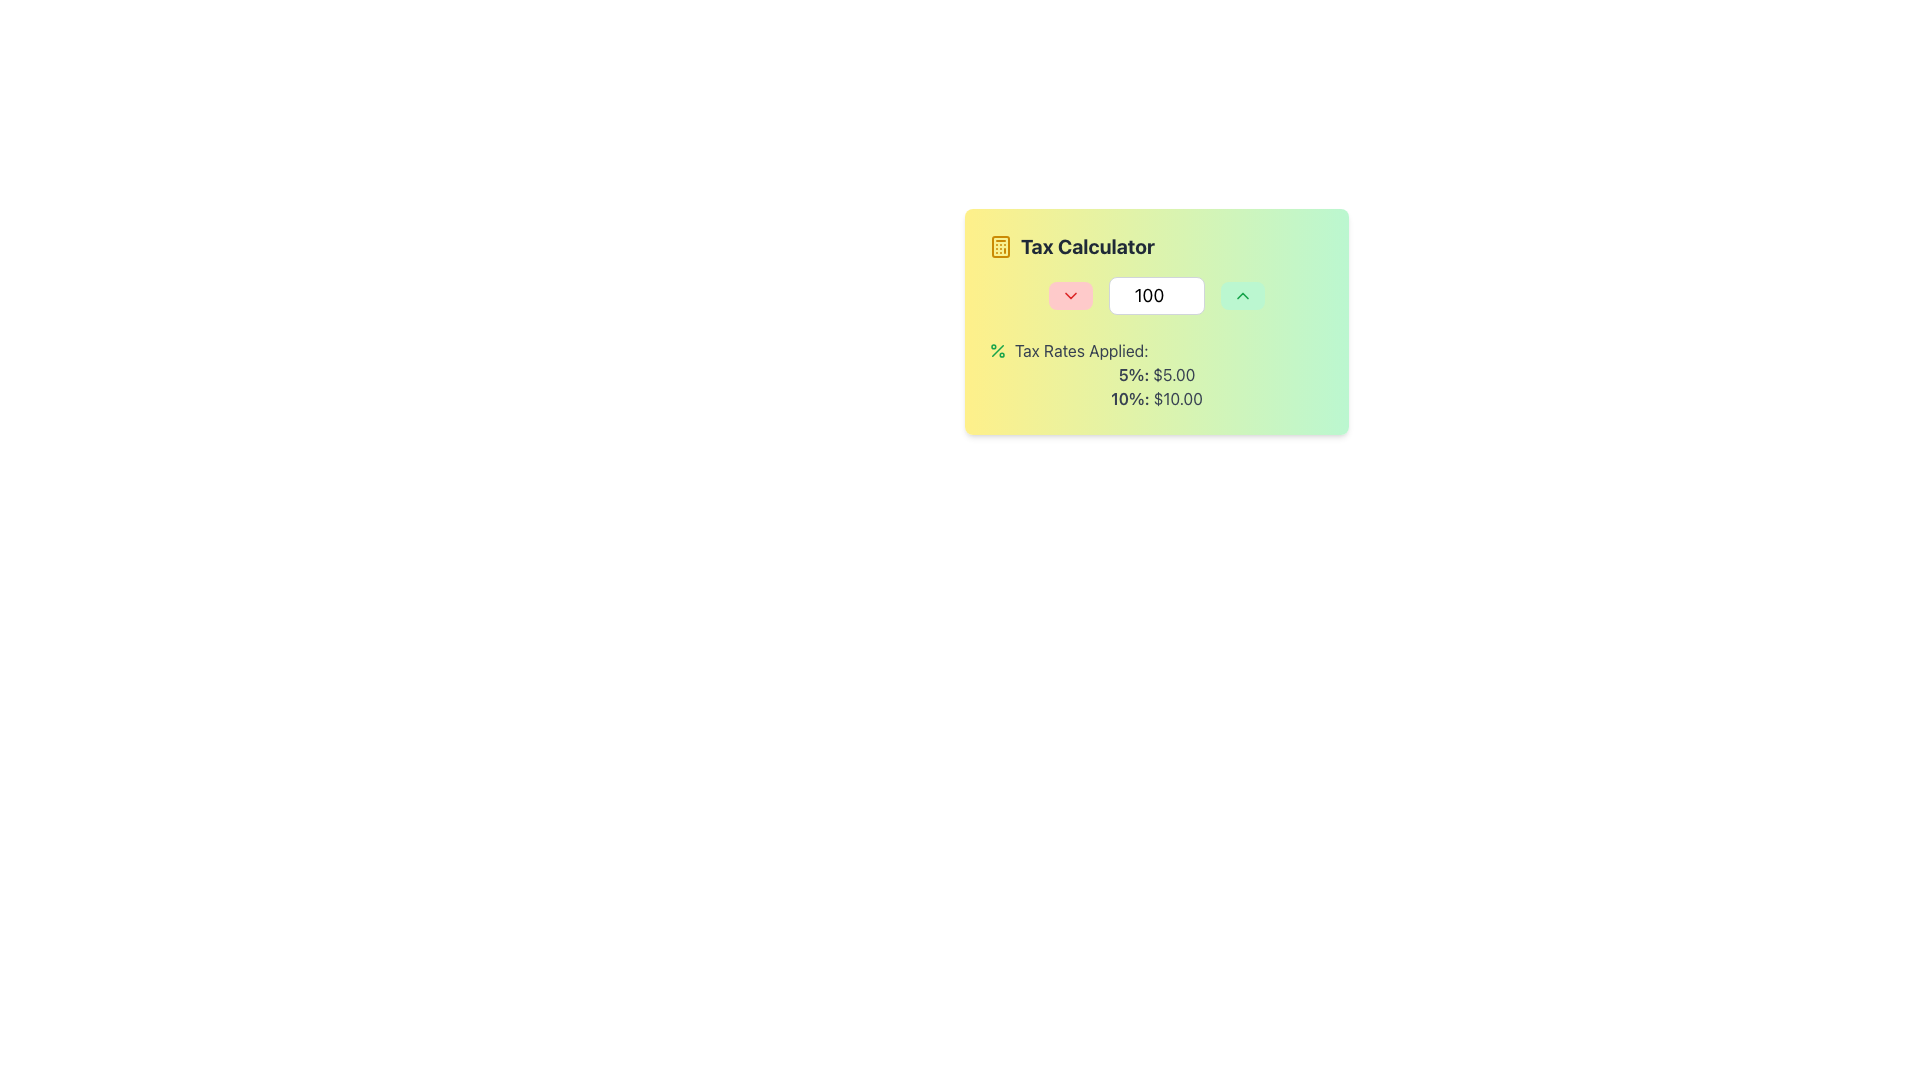  Describe the element at coordinates (1069, 296) in the screenshot. I see `the dropdown toggle button located in the input section of the tax calculator interface` at that location.